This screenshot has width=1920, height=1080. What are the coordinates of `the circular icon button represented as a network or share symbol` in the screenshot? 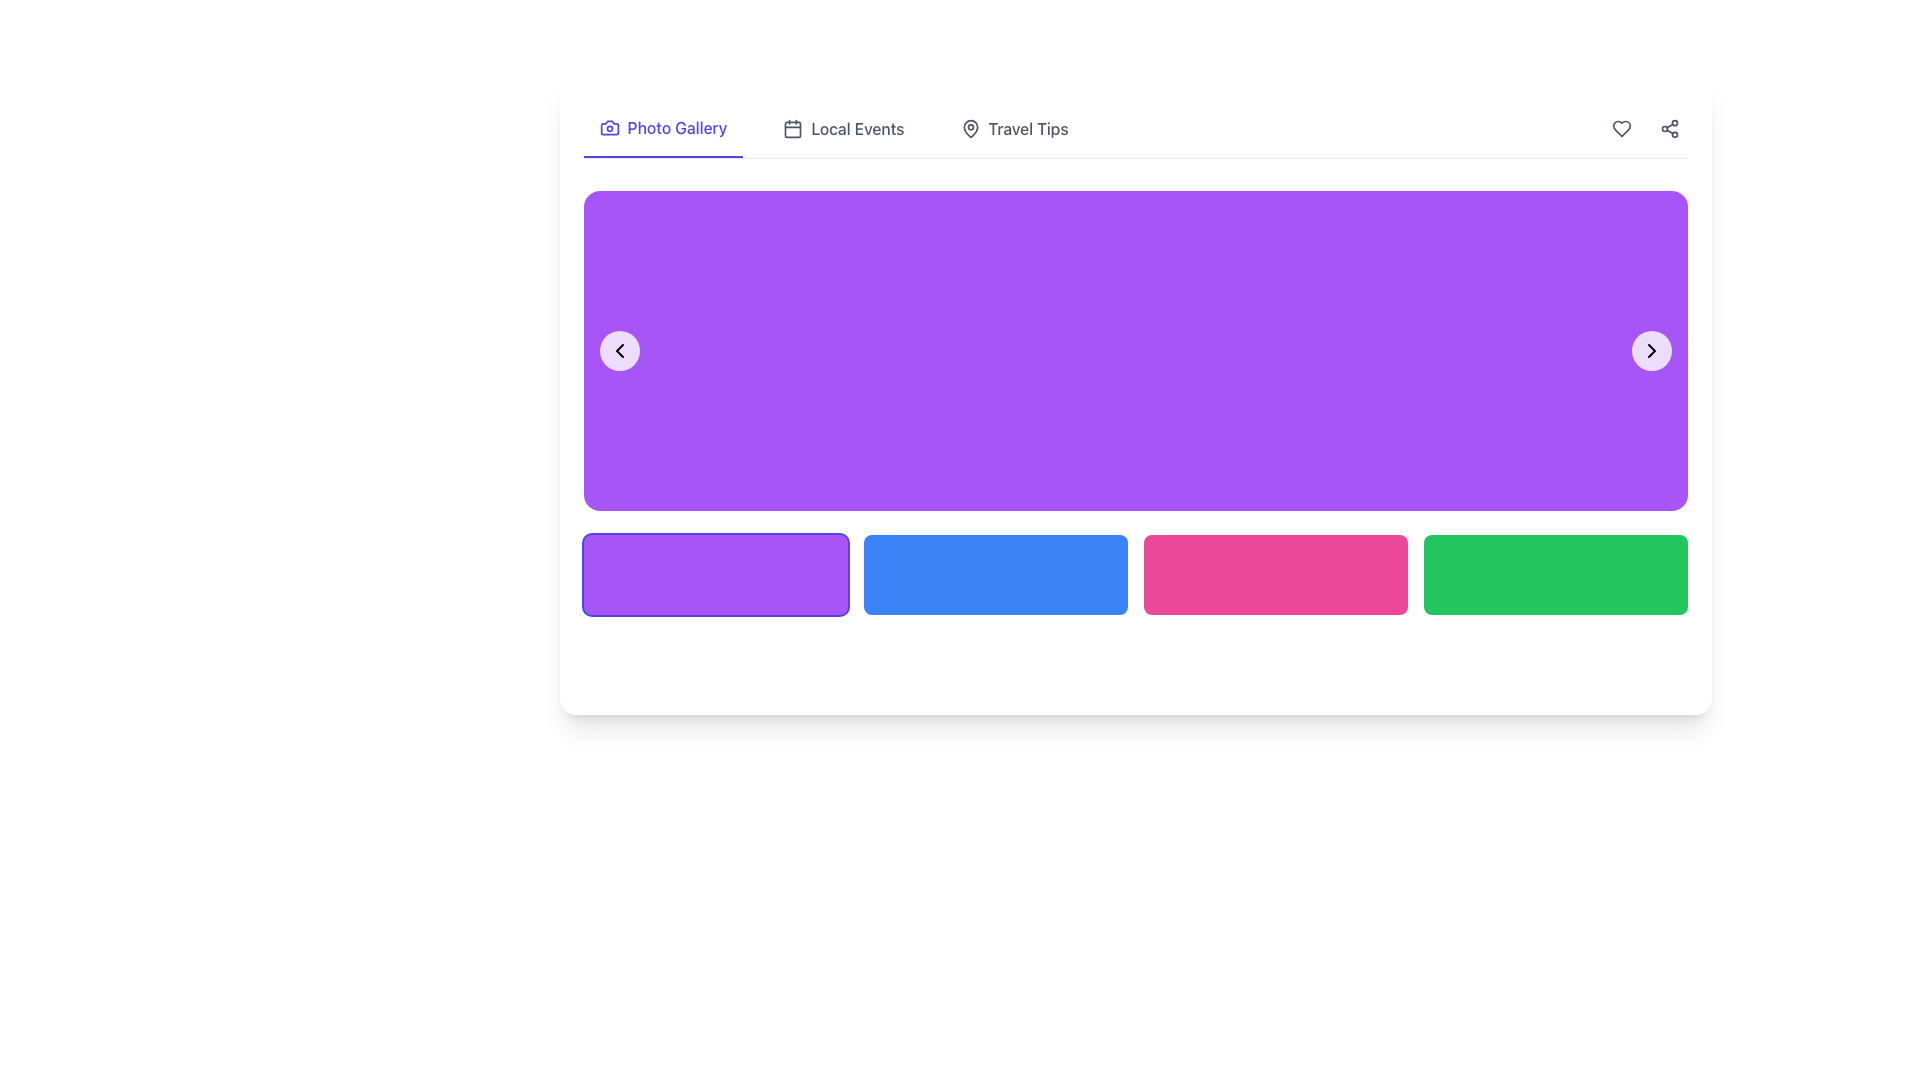 It's located at (1669, 128).